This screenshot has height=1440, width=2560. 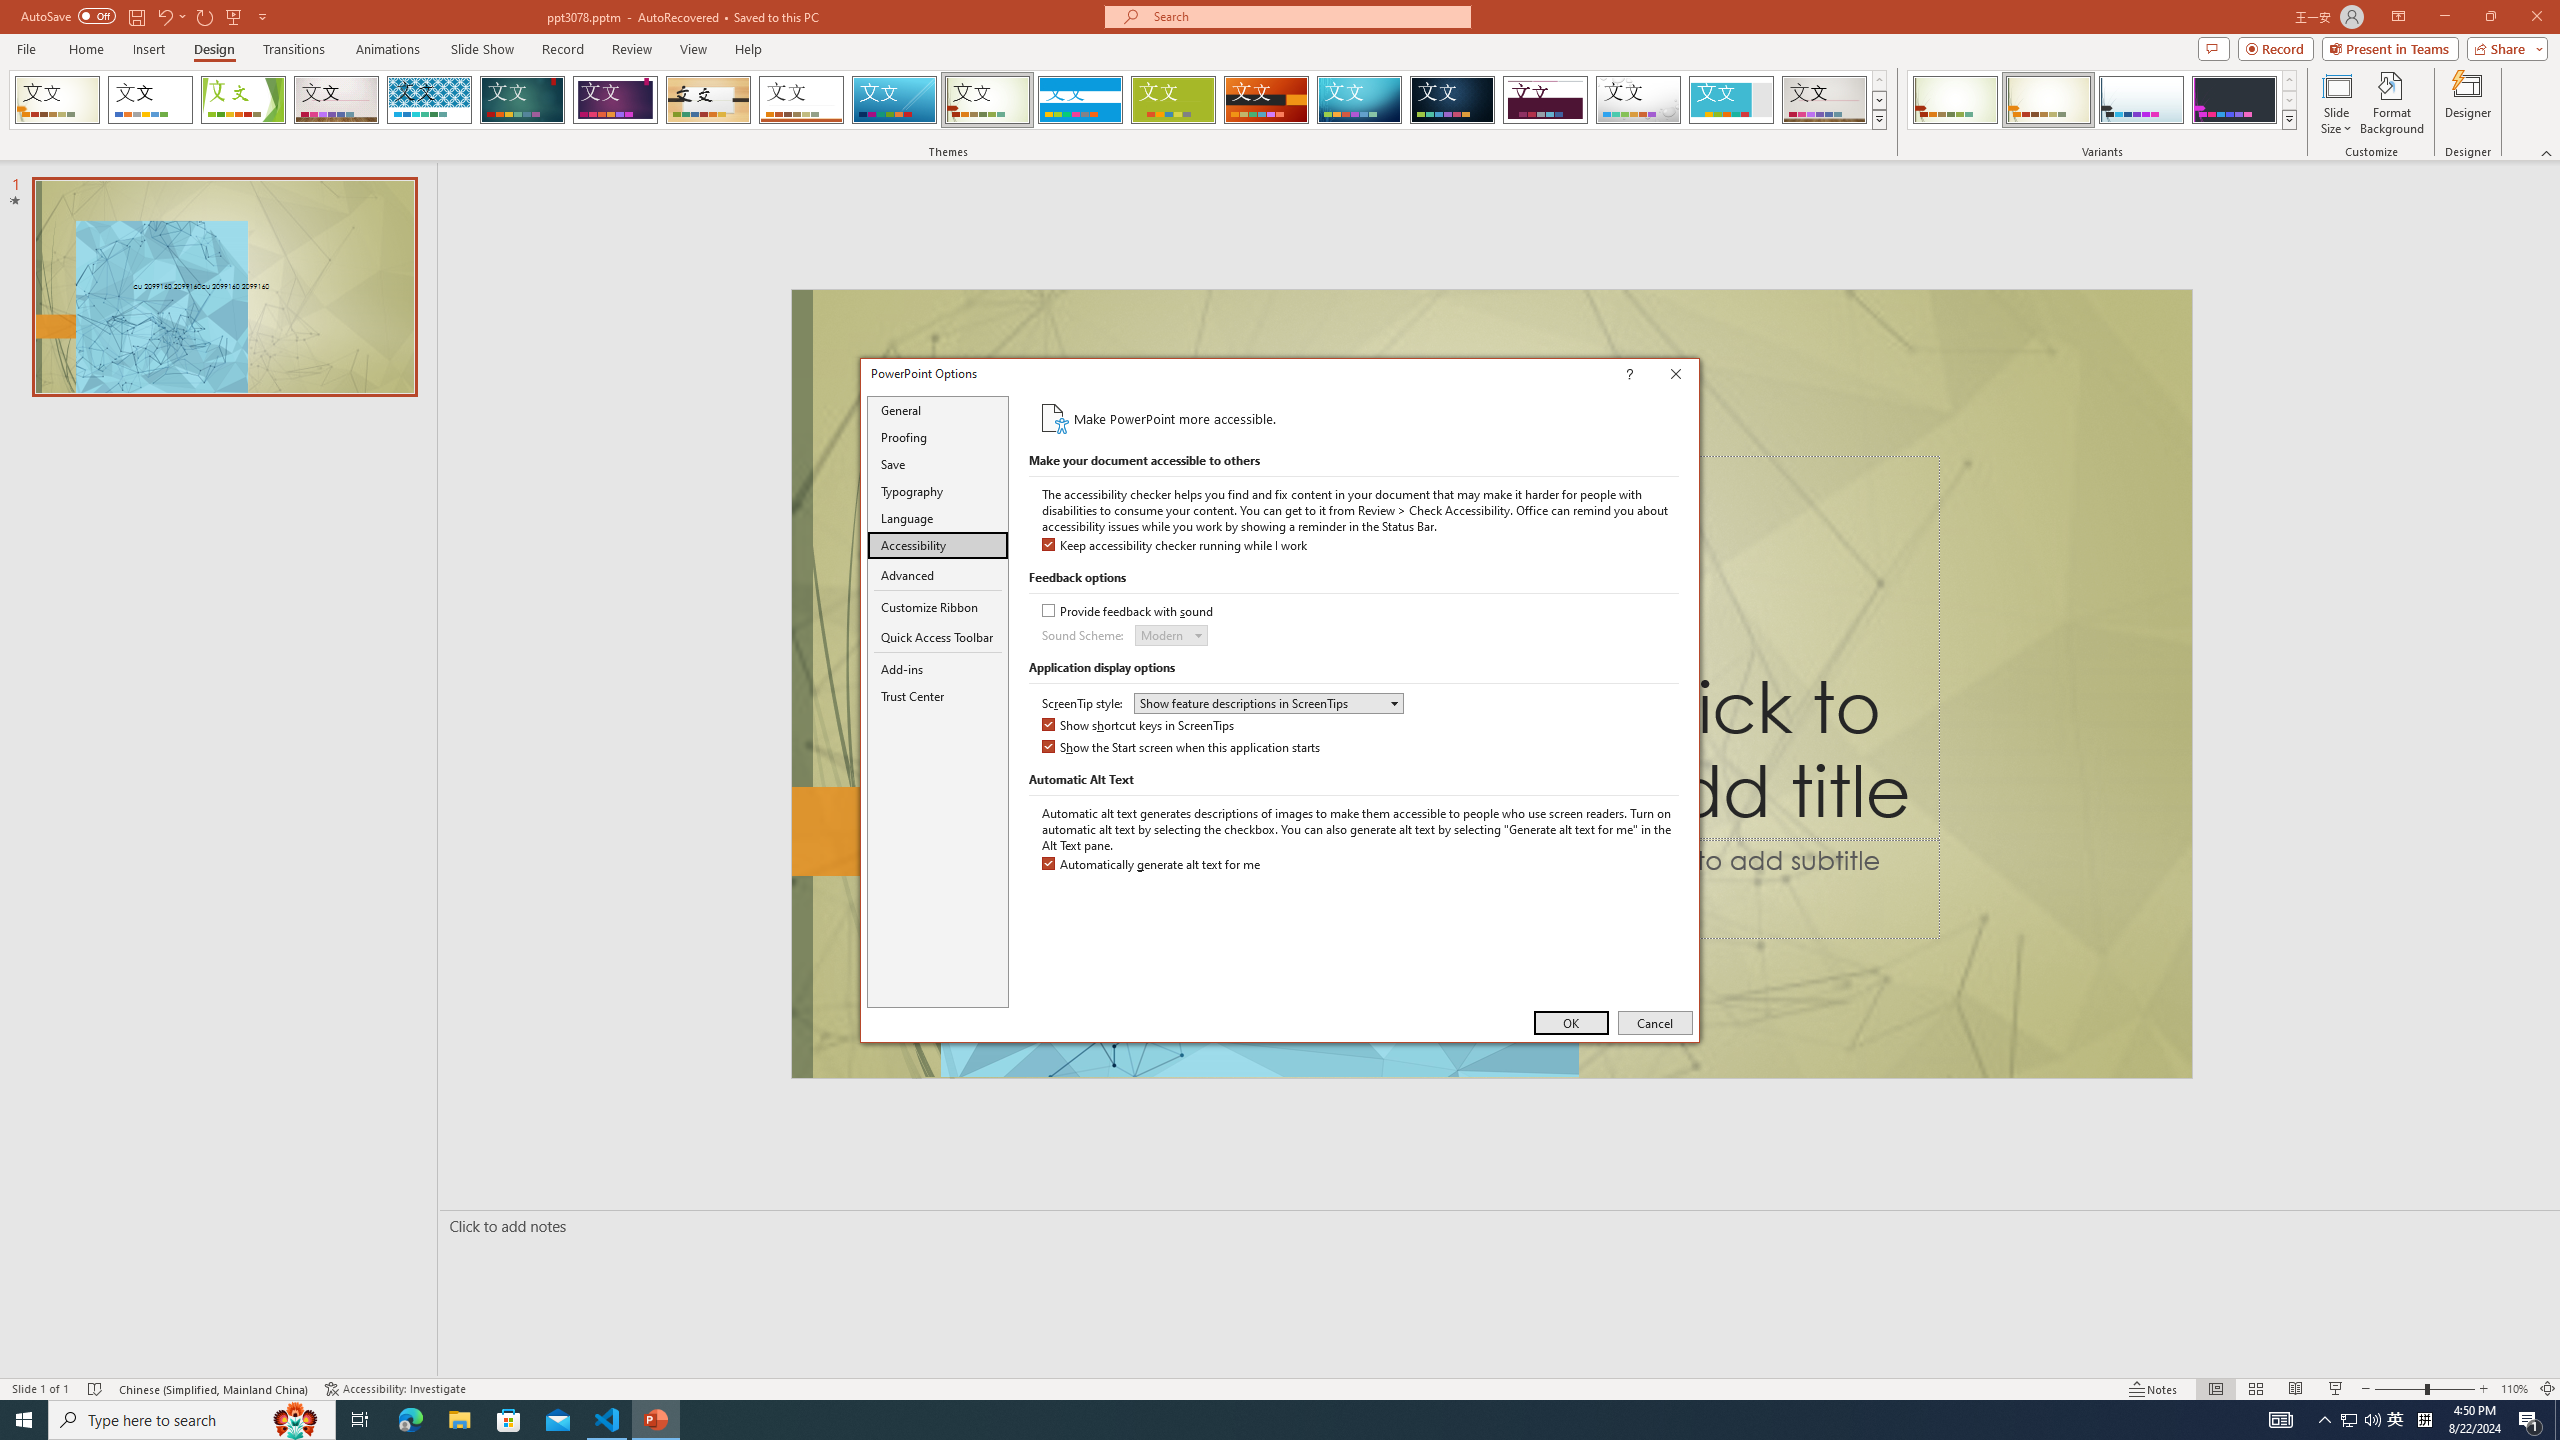 I want to click on 'Customize Ribbon', so click(x=937, y=605).